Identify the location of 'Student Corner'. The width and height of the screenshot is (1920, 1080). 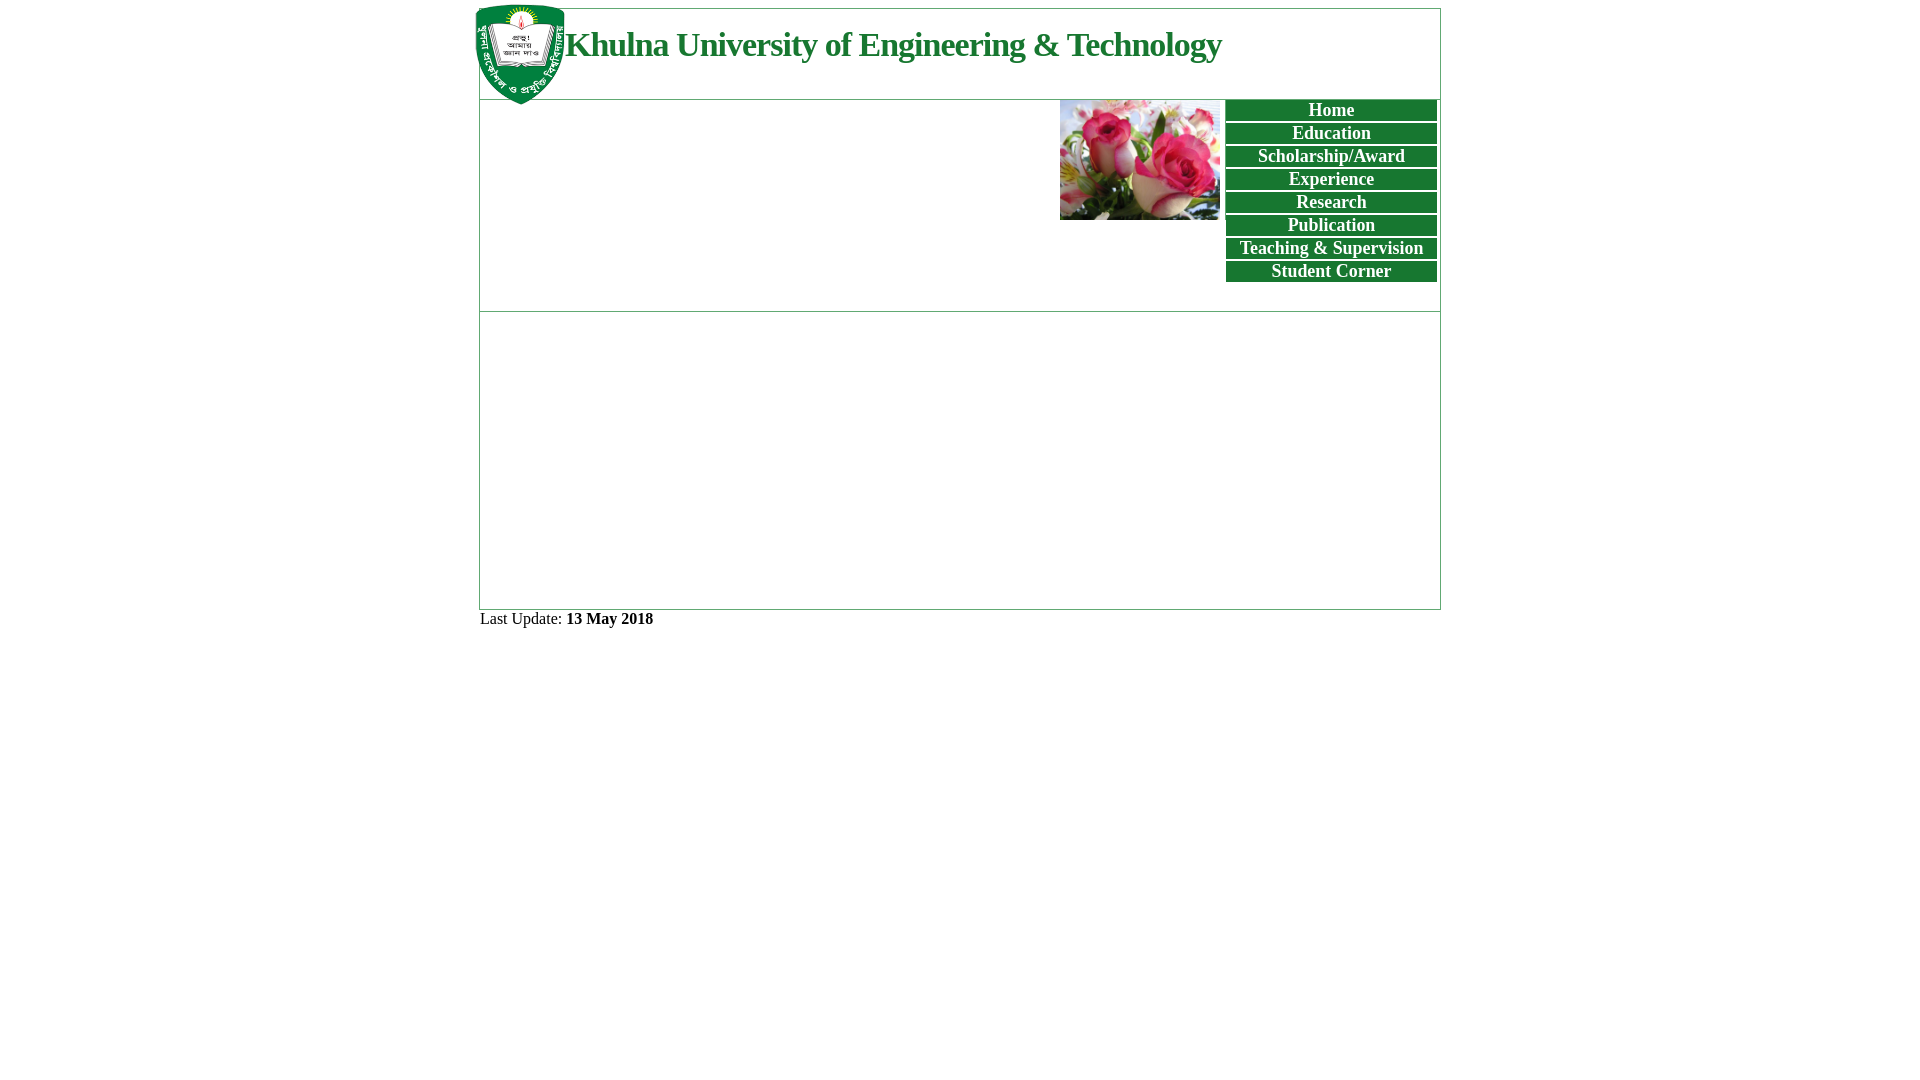
(1270, 270).